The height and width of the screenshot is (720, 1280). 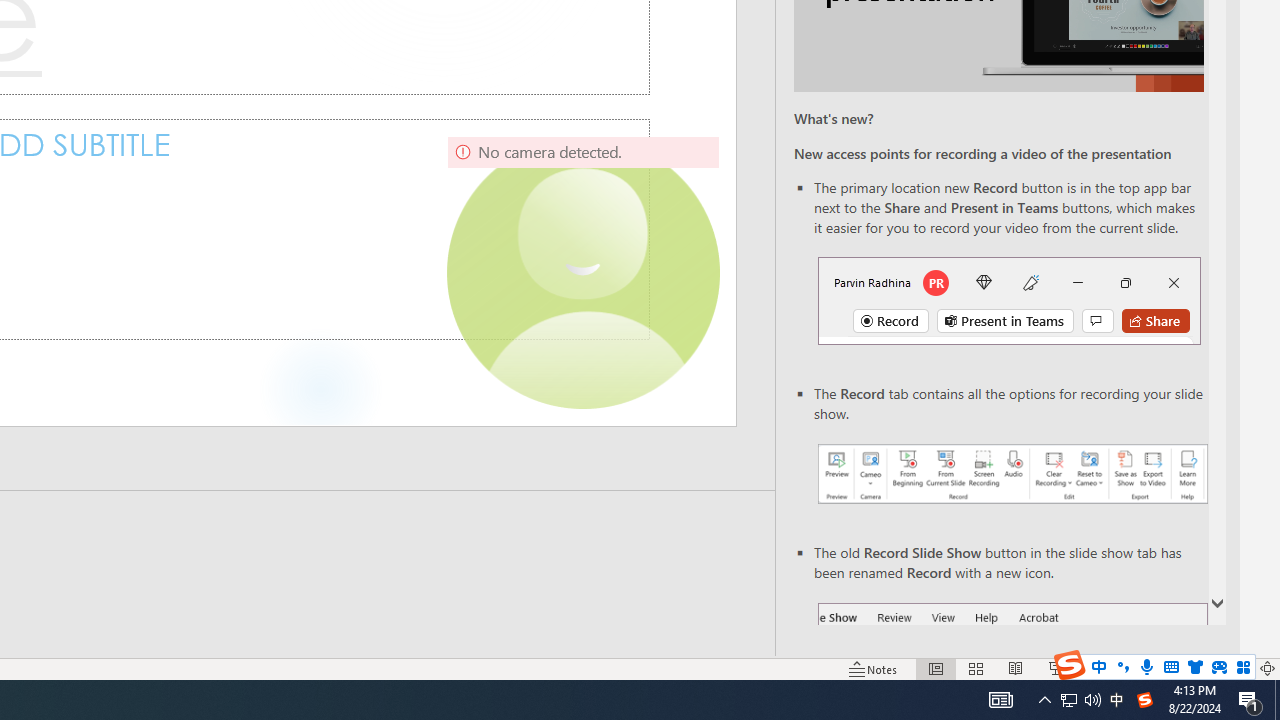 What do you see at coordinates (1015, 669) in the screenshot?
I see `'Reading View'` at bounding box center [1015, 669].